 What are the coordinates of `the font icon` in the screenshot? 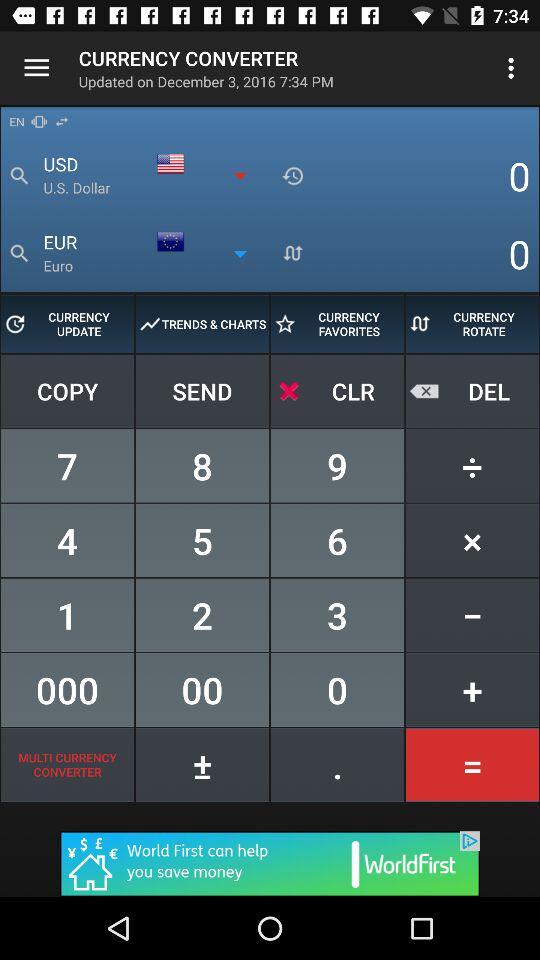 It's located at (292, 252).